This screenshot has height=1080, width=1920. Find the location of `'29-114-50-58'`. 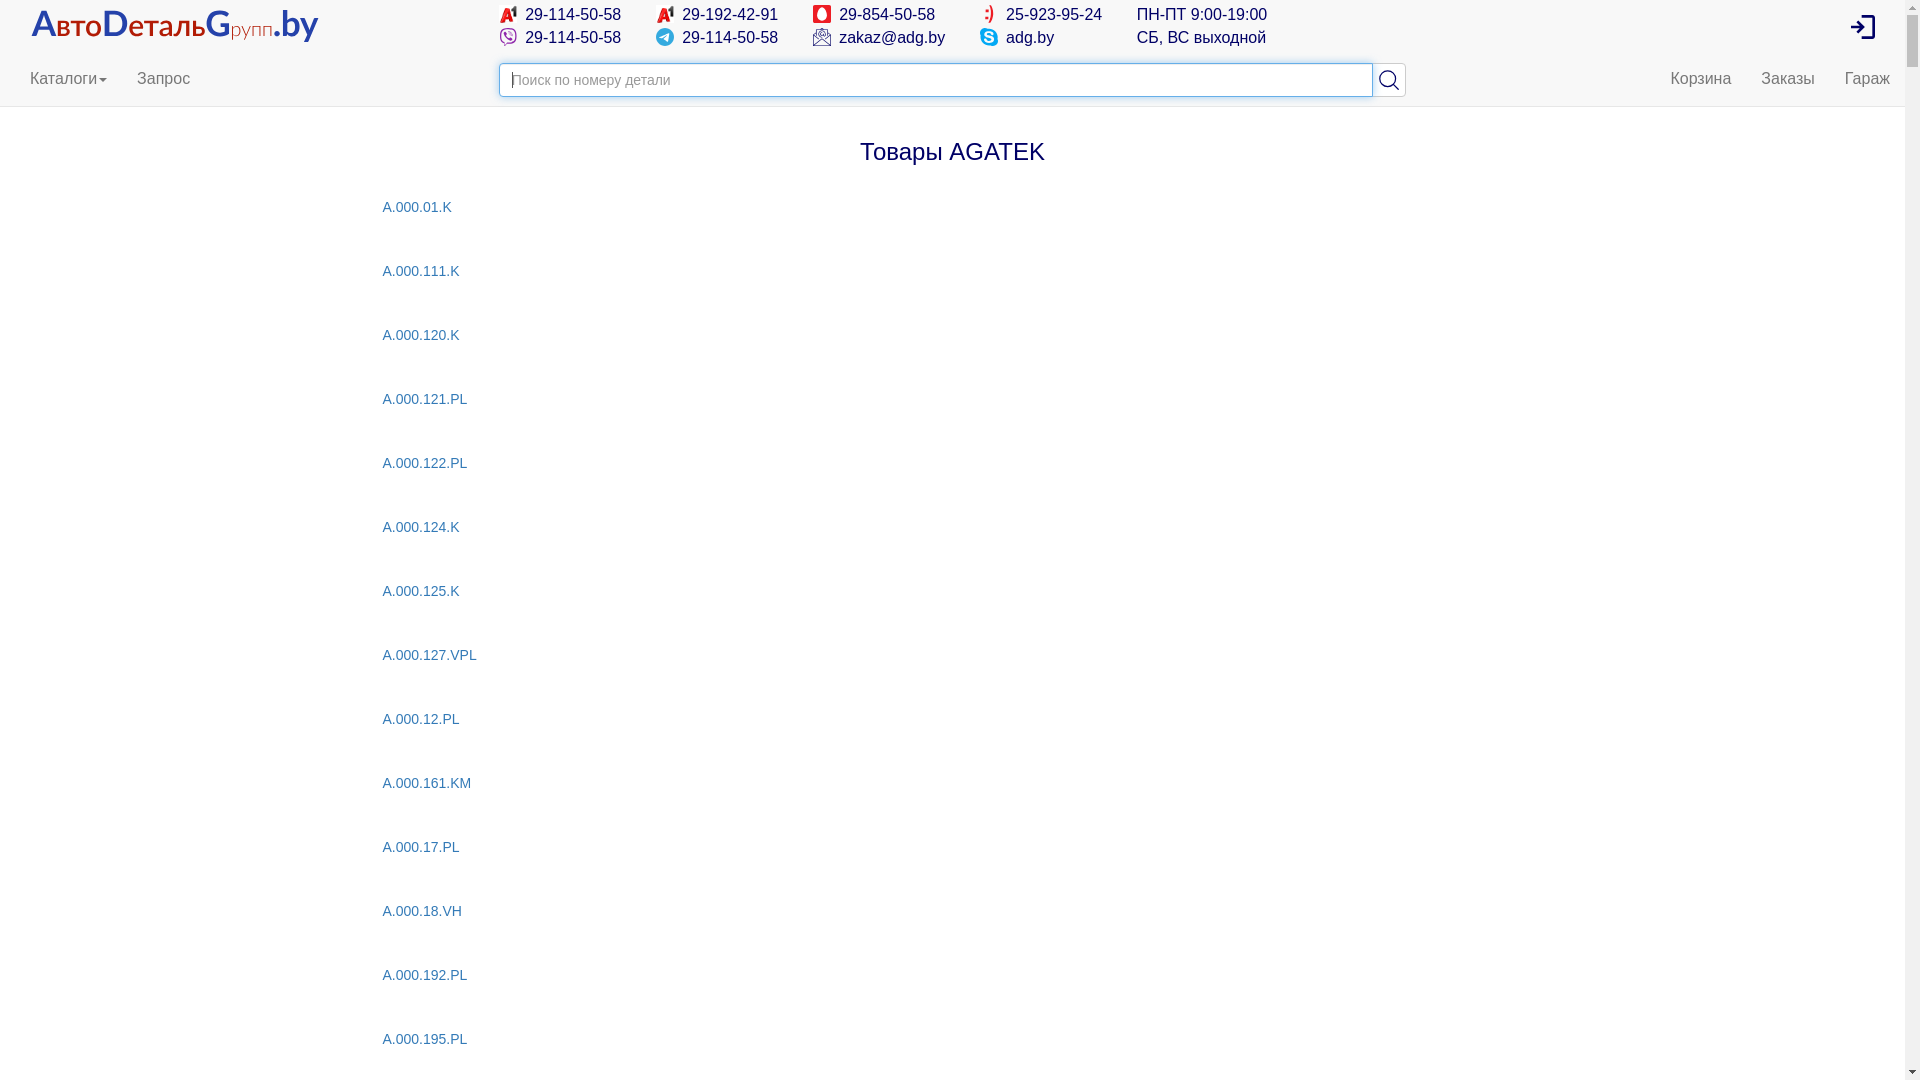

'29-114-50-58' is located at coordinates (560, 14).